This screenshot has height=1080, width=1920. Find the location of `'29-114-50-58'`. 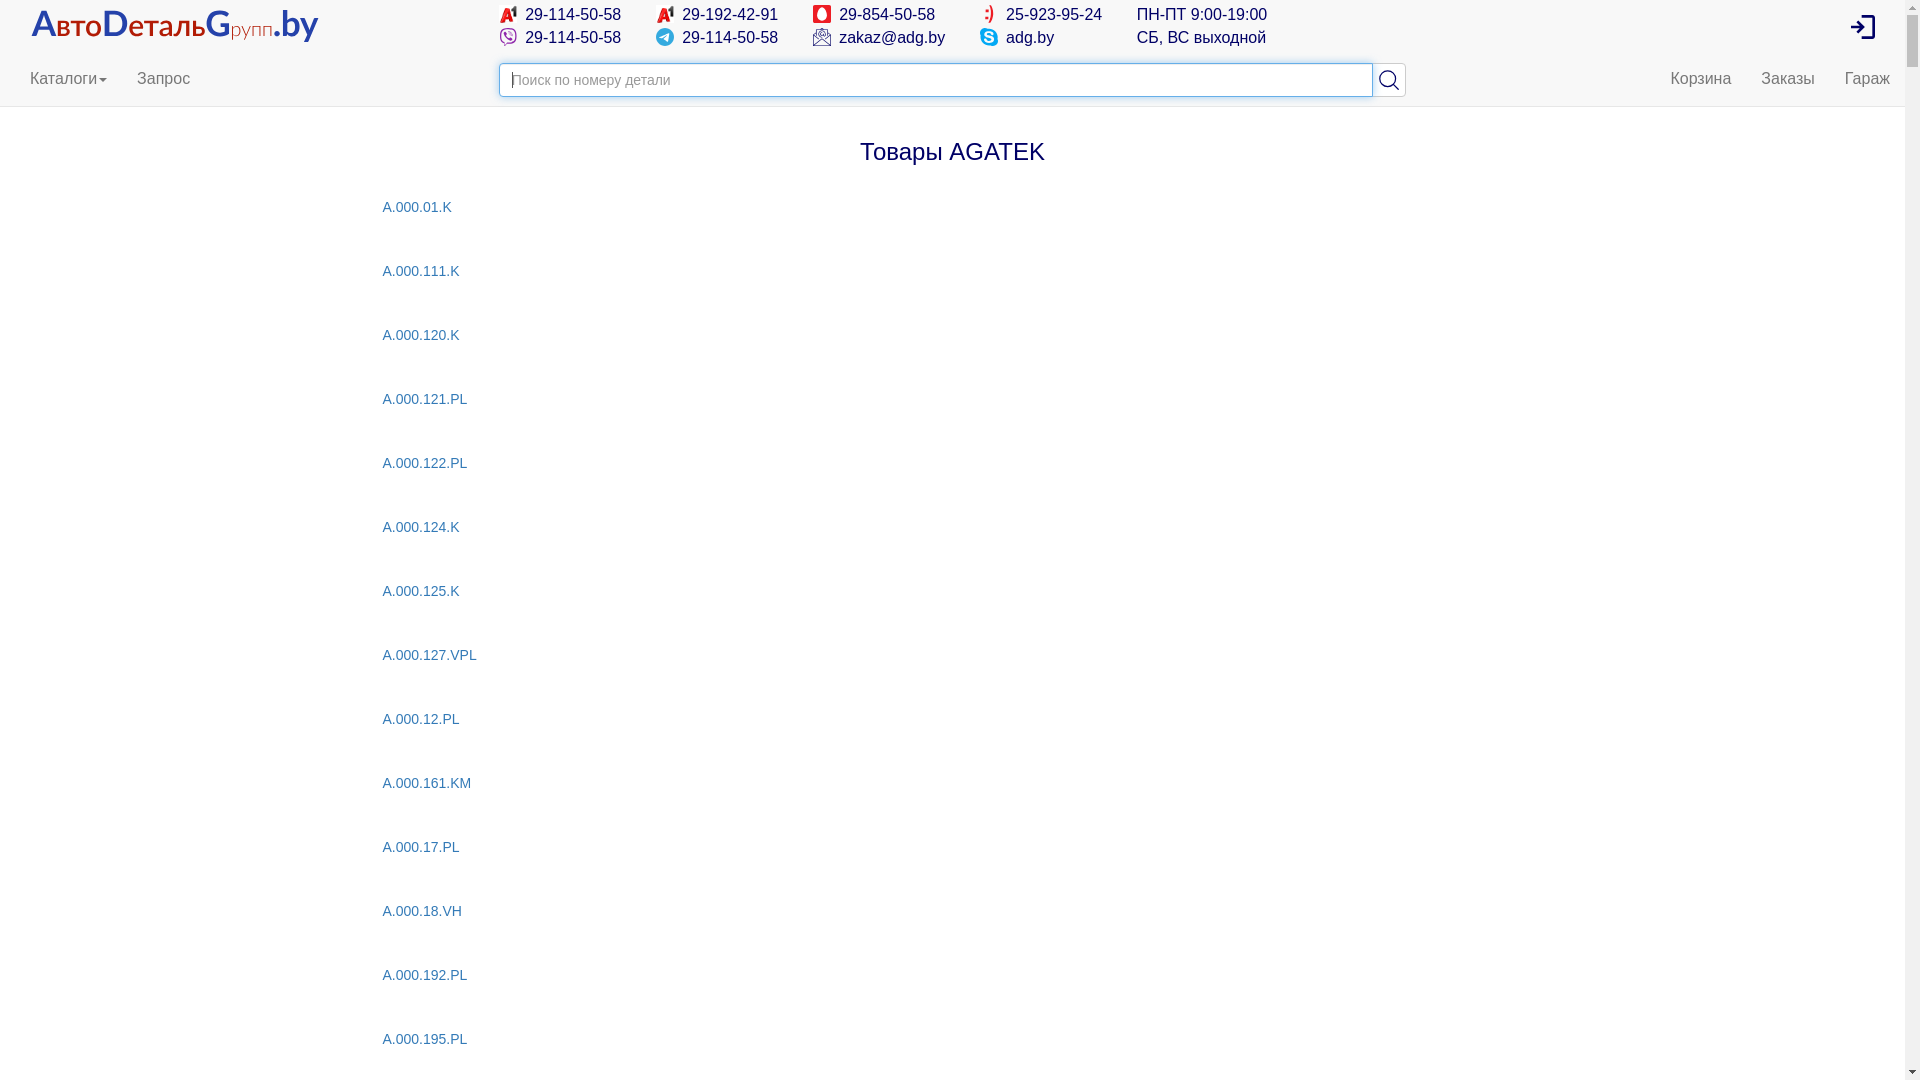

'29-114-50-58' is located at coordinates (560, 14).